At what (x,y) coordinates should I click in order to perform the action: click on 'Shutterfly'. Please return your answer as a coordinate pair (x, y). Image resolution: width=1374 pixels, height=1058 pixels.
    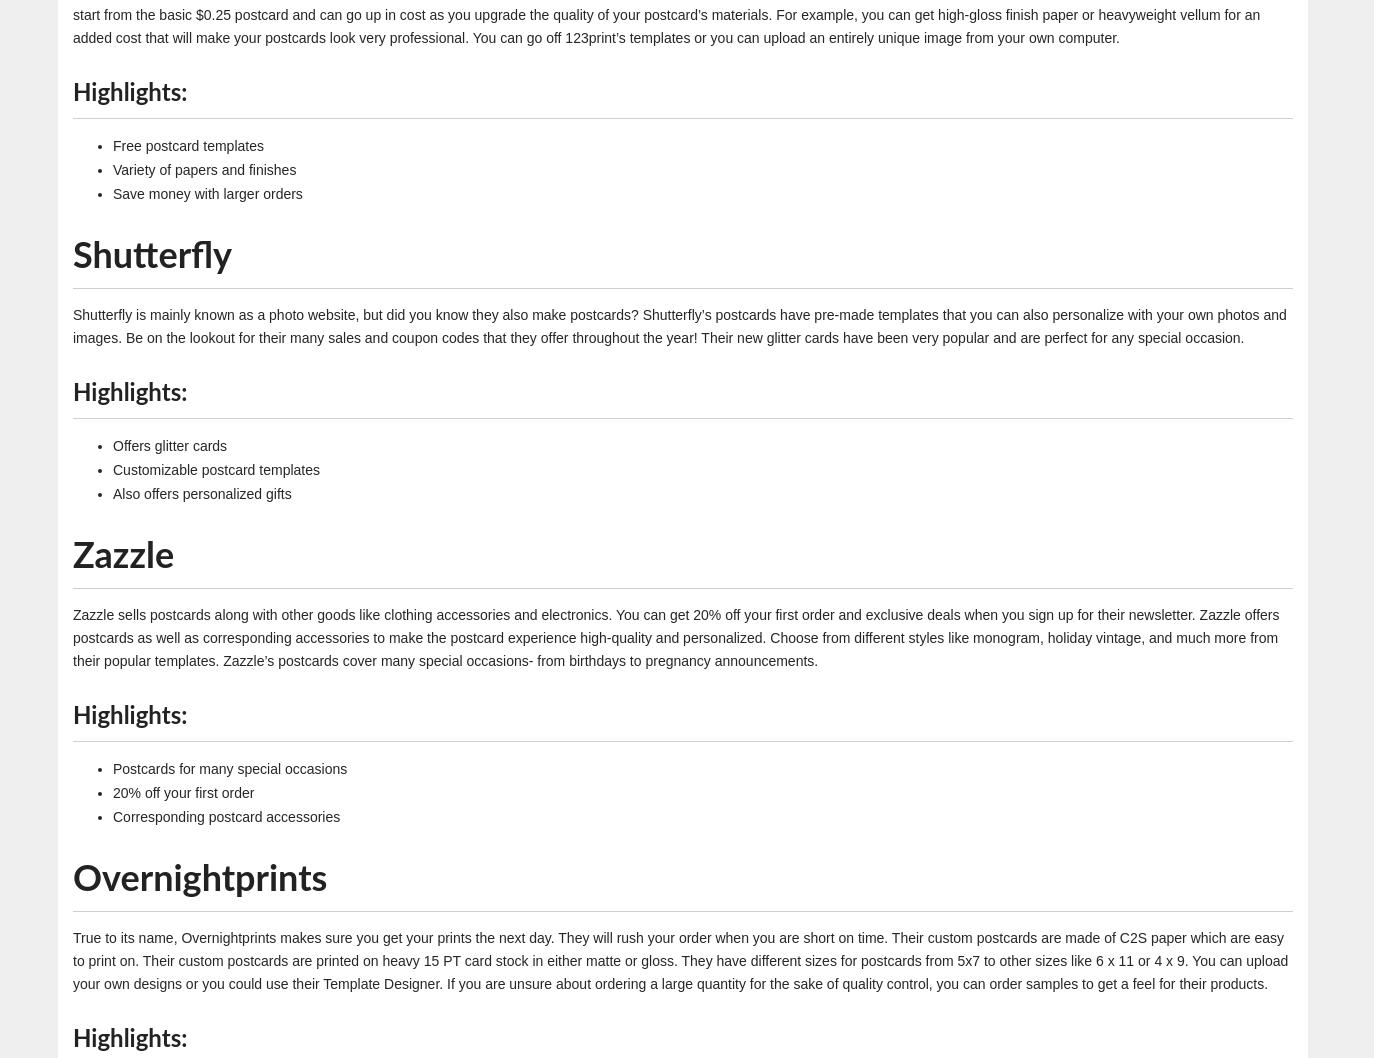
    Looking at the image, I should click on (151, 256).